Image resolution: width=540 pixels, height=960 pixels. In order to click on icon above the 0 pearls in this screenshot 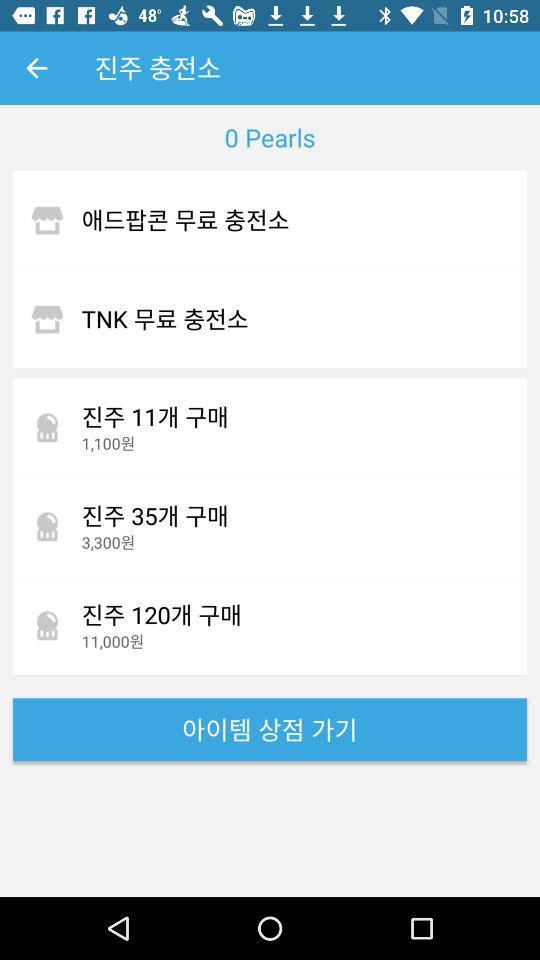, I will do `click(36, 68)`.